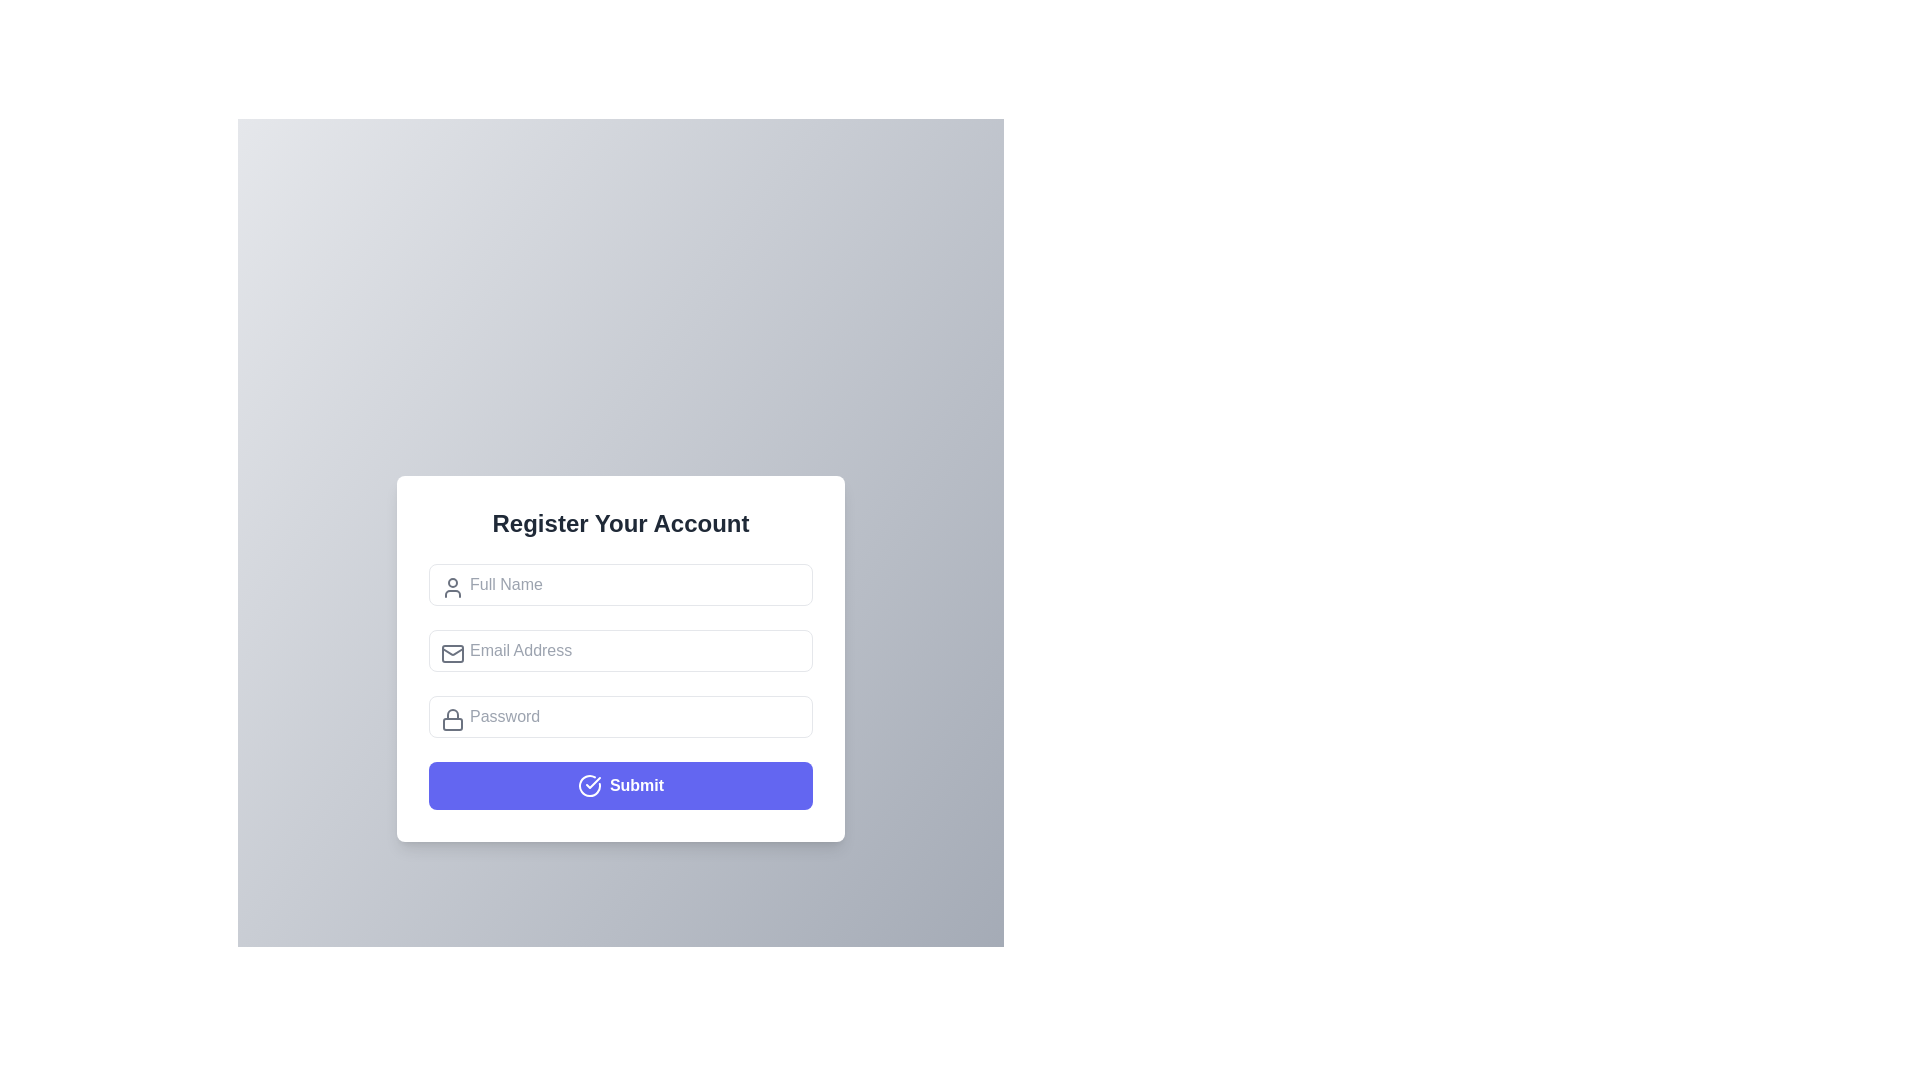  I want to click on the SVG Icon representing password or security, located to the left of the password input field, so click(451, 717).